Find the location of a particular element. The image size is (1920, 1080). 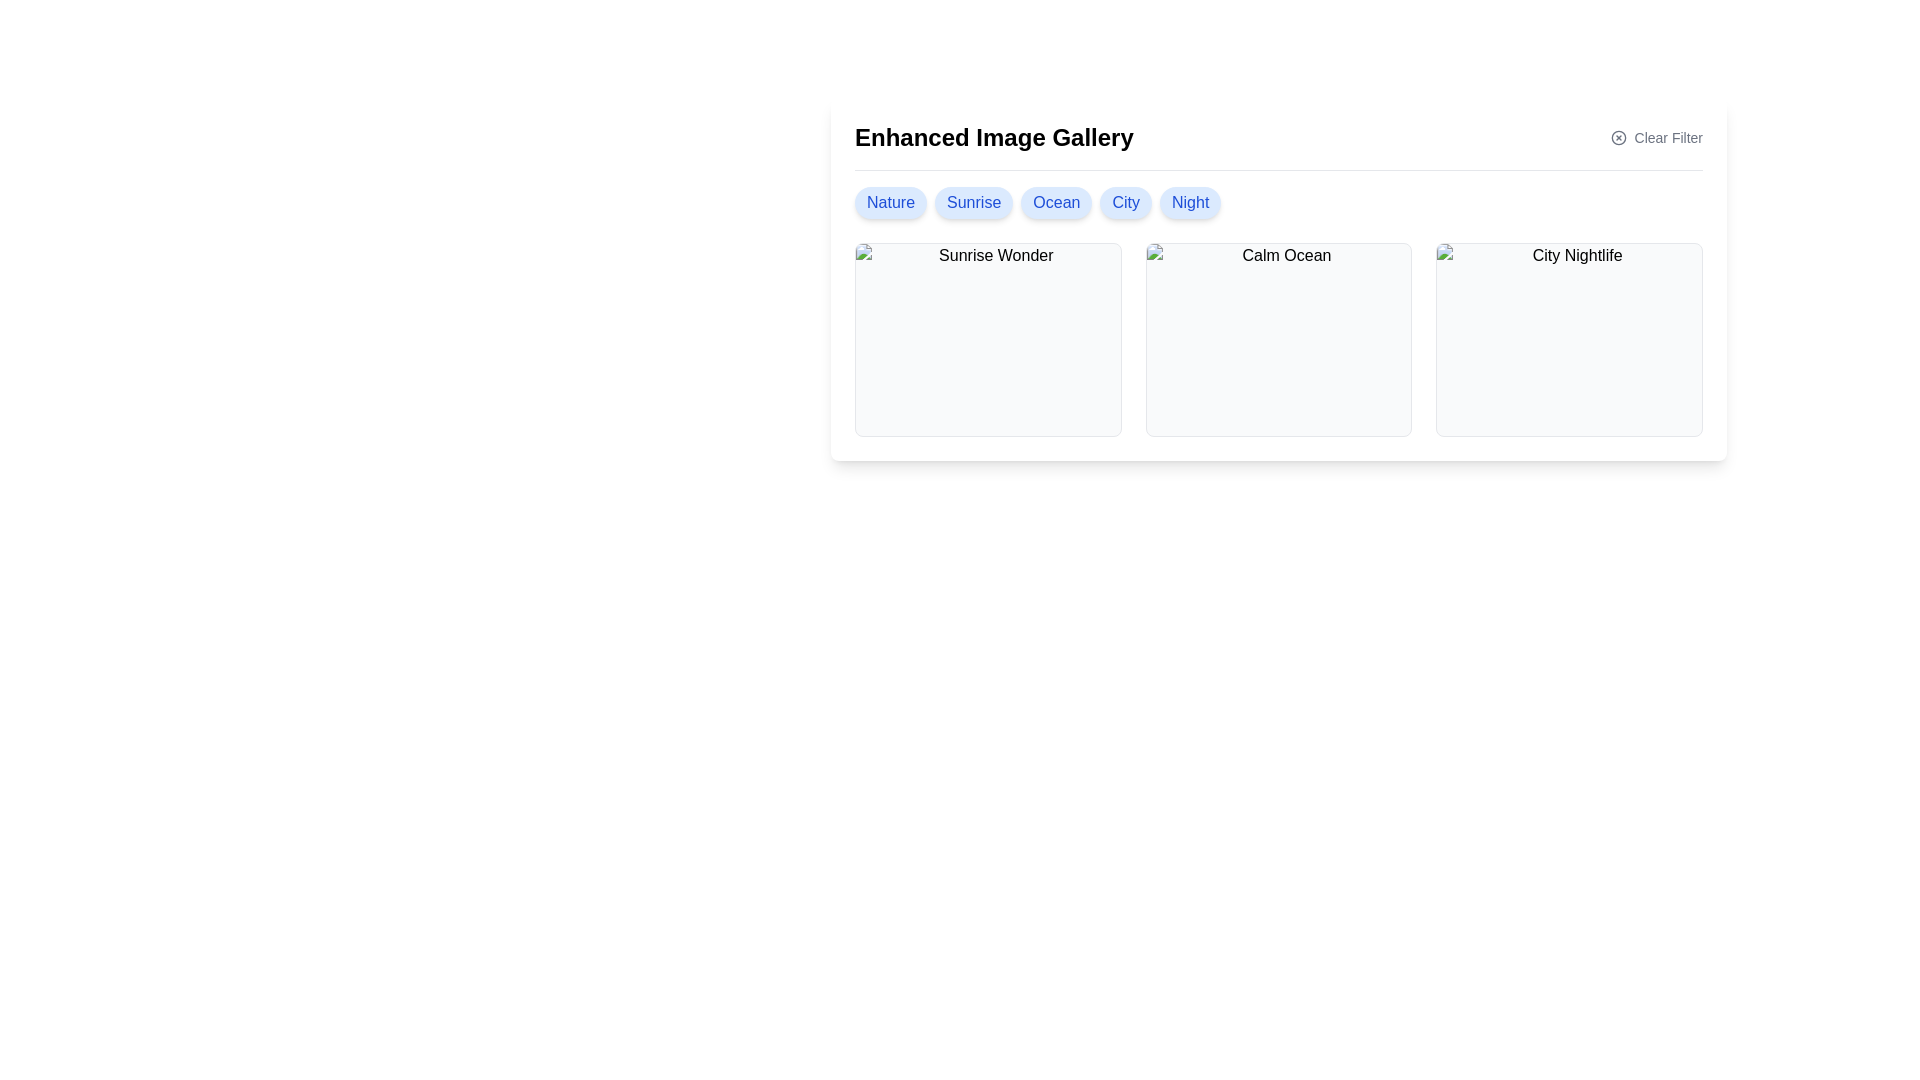

the fifth button from the left in the horizontal group of buttons at the top of the section is located at coordinates (1190, 203).